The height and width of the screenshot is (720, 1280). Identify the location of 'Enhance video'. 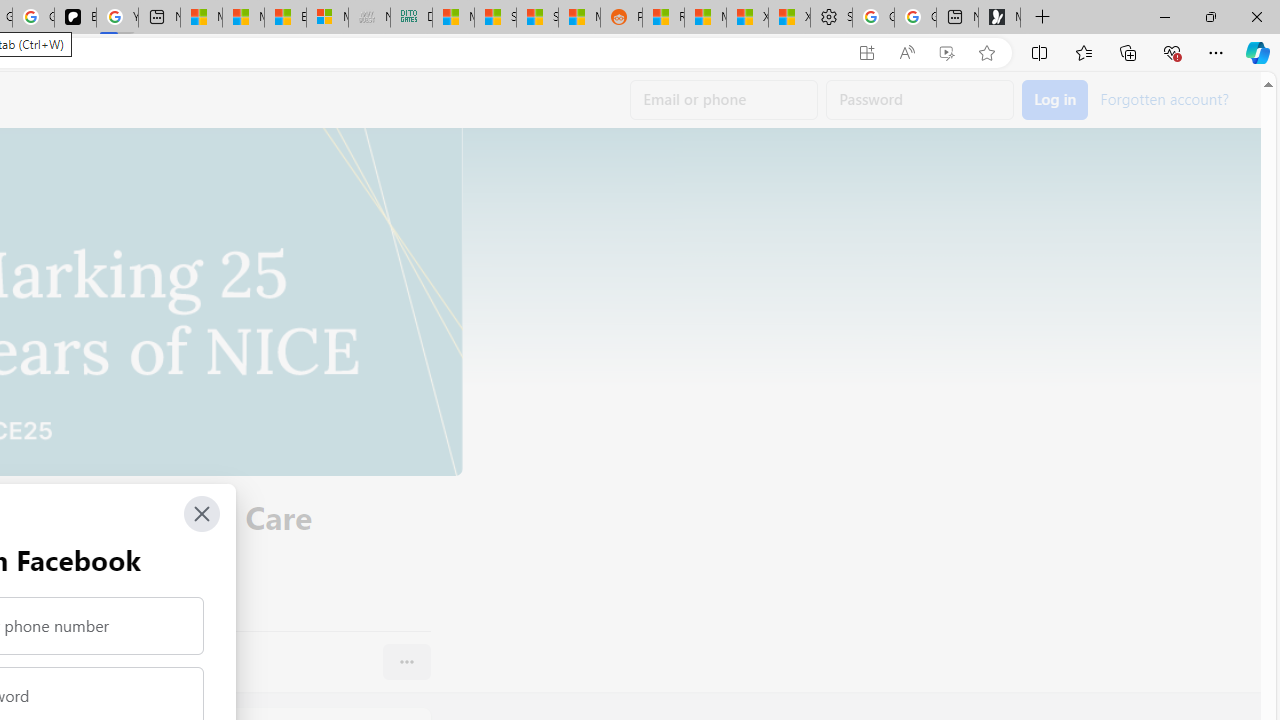
(945, 52).